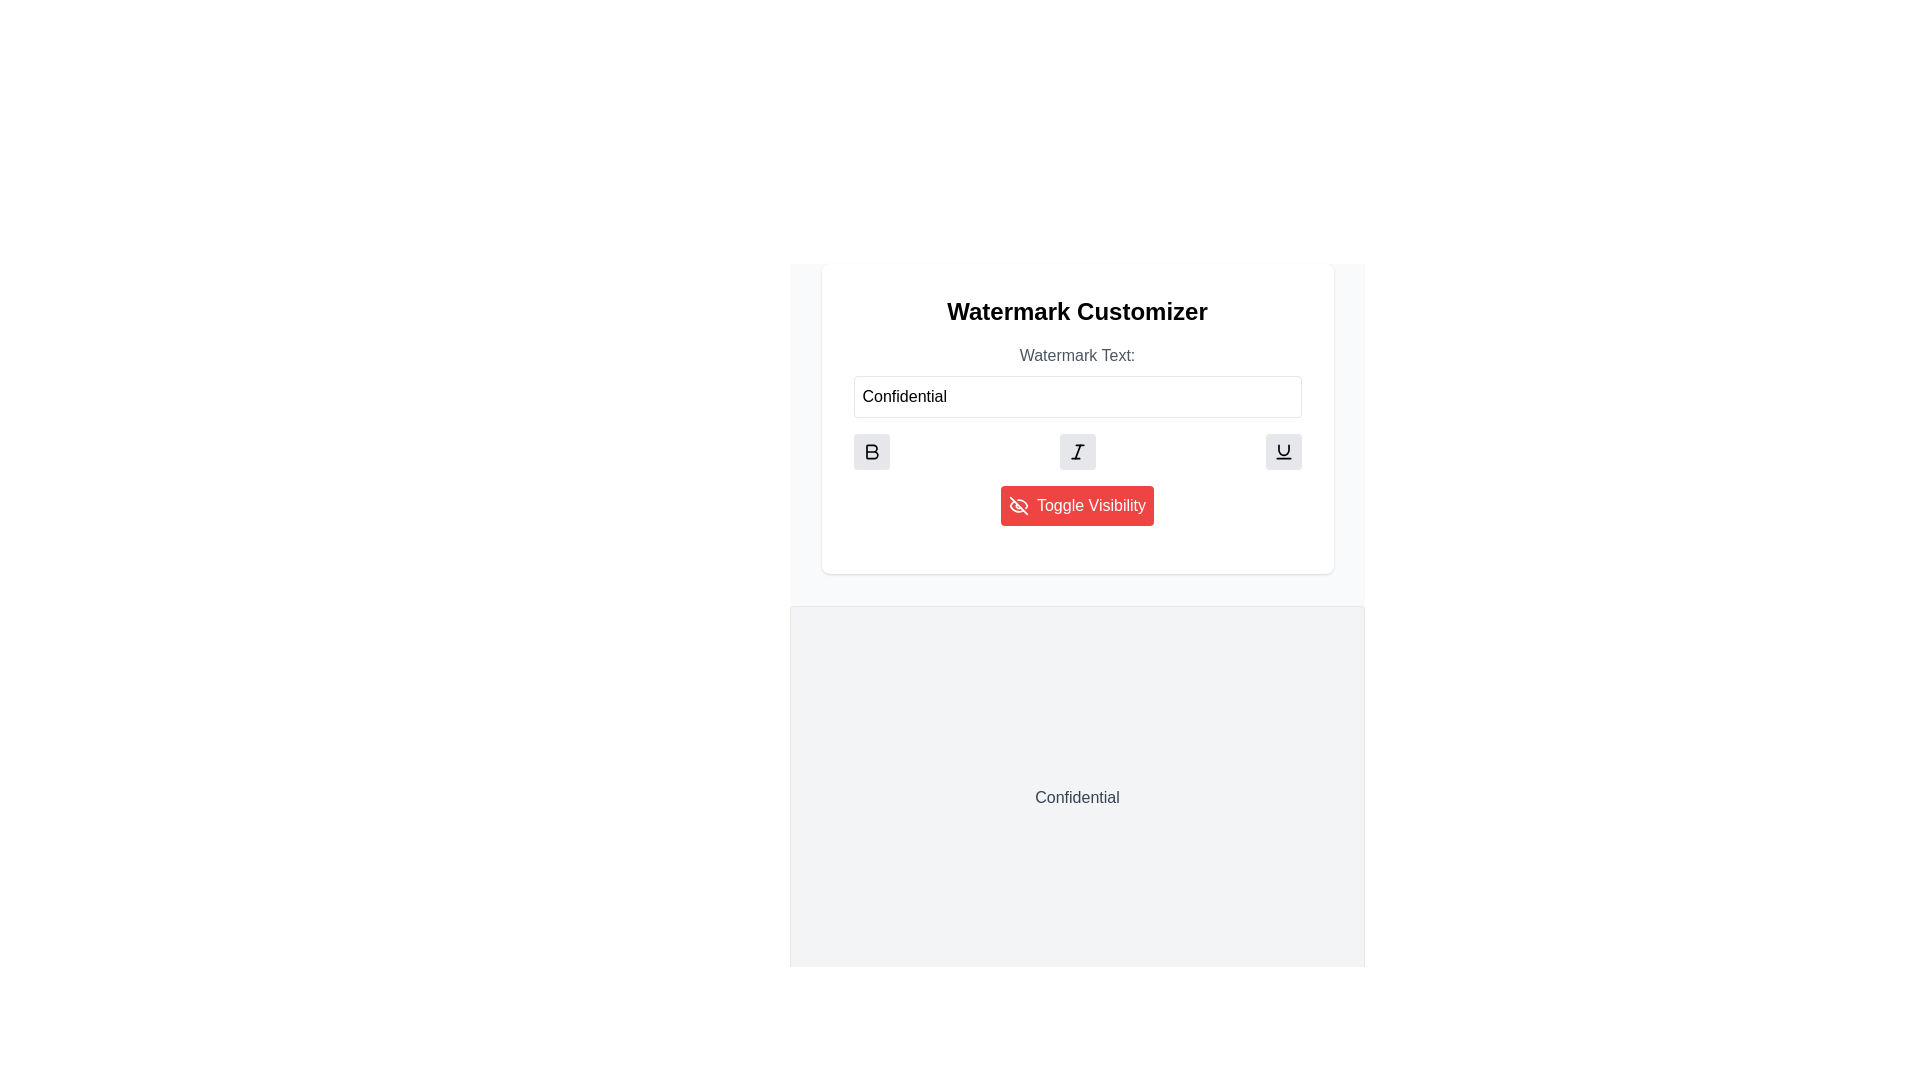 The height and width of the screenshot is (1080, 1920). I want to click on the underline formatting icon button located at the rightmost side of a group of three icons, adjacent to the italicized 'I' icon, so click(1283, 451).